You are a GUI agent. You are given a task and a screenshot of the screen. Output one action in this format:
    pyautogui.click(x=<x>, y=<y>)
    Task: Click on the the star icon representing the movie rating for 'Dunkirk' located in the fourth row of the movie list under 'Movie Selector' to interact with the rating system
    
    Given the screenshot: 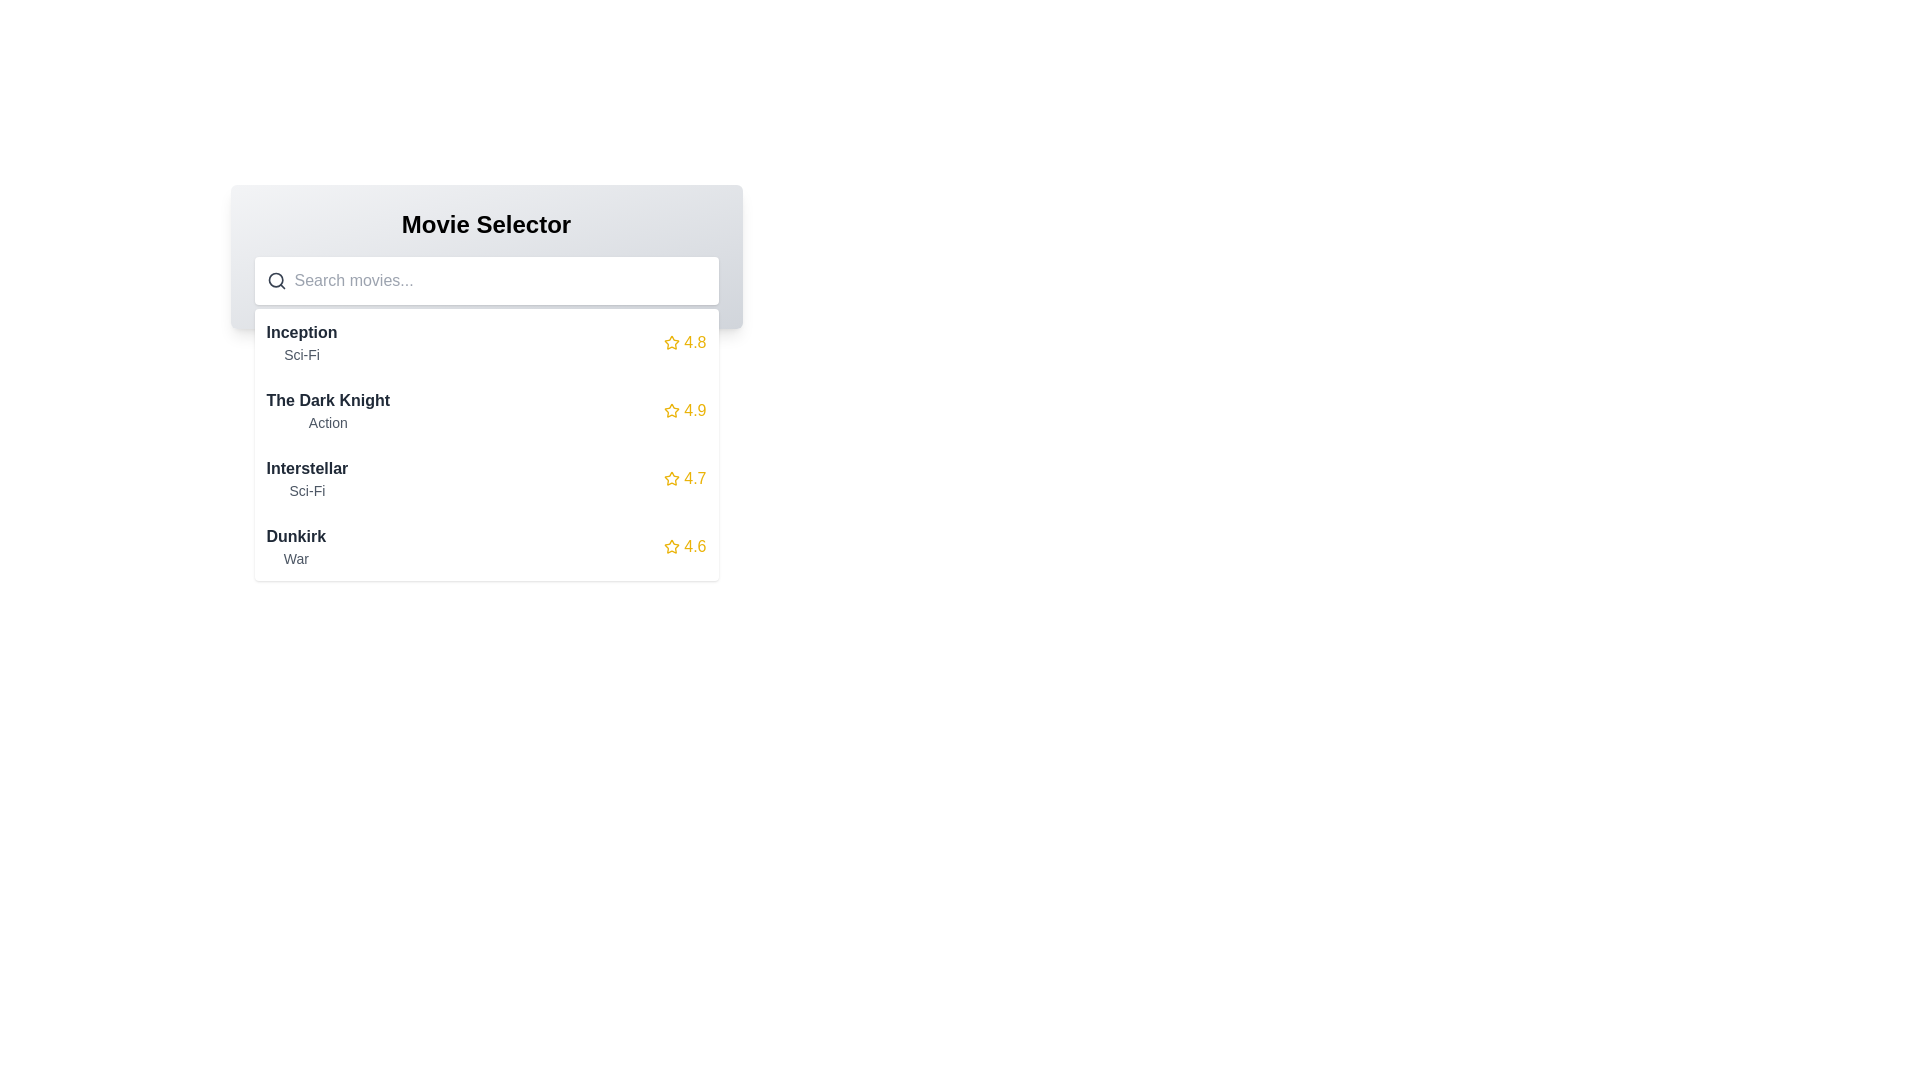 What is the action you would take?
    pyautogui.click(x=672, y=546)
    